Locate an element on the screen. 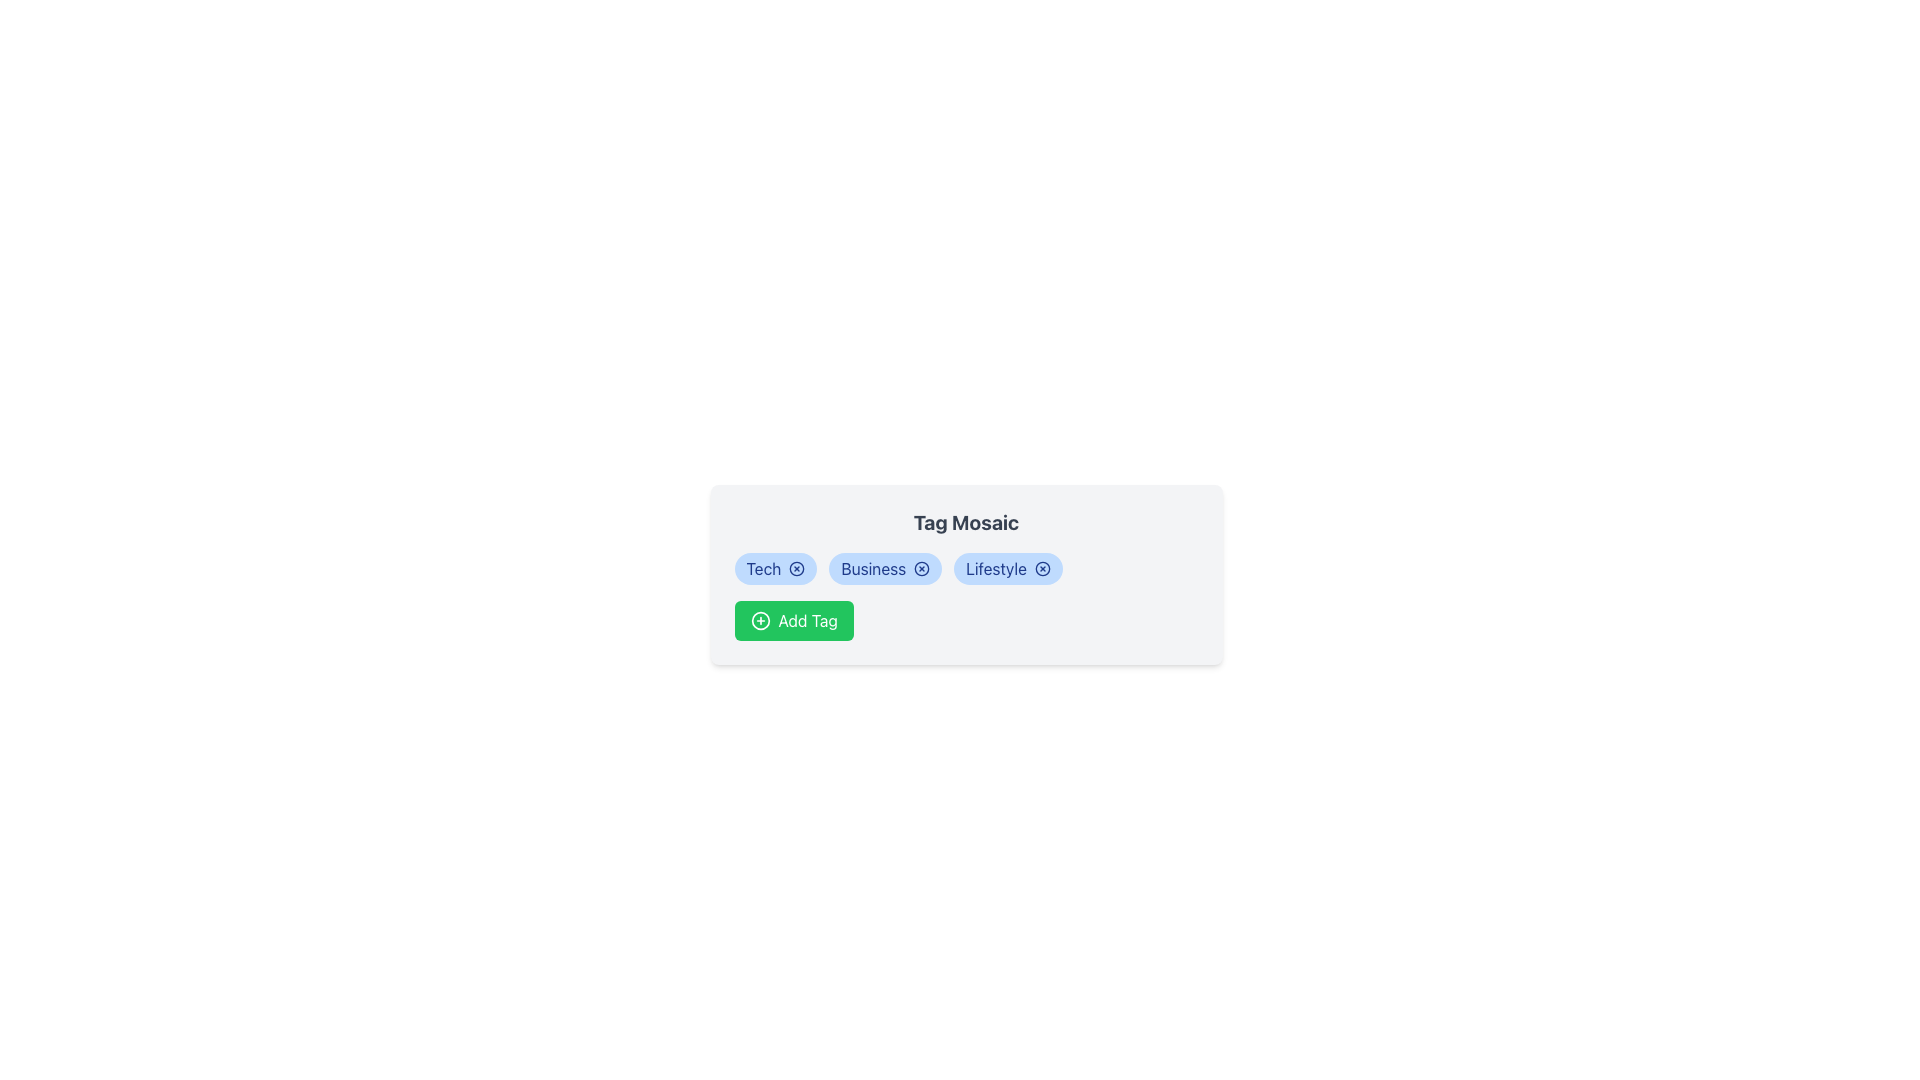 The width and height of the screenshot is (1920, 1080). text from the 'Tag Mosaic' heading, which is a bold, large text label in dark gray at the top of a card-like component is located at coordinates (966, 522).